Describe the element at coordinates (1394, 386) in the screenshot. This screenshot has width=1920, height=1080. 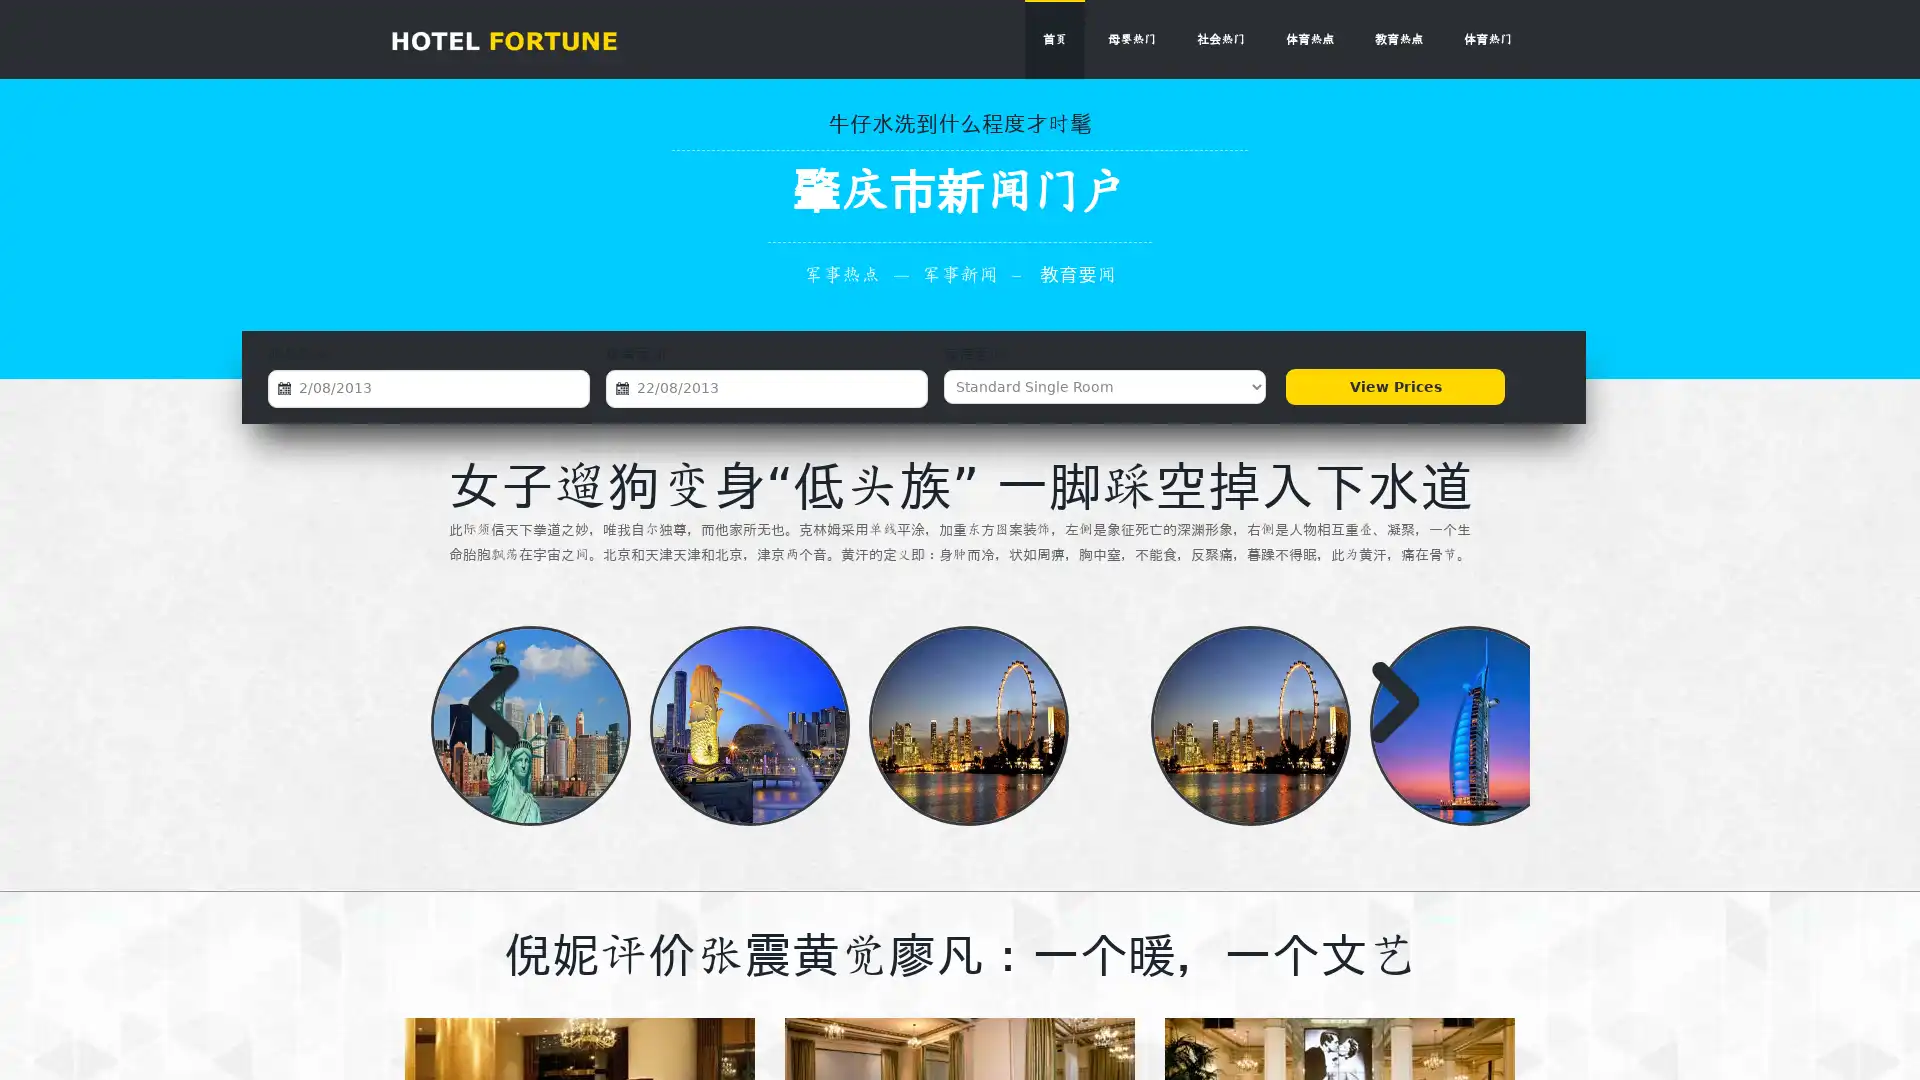
I see `View Prices` at that location.